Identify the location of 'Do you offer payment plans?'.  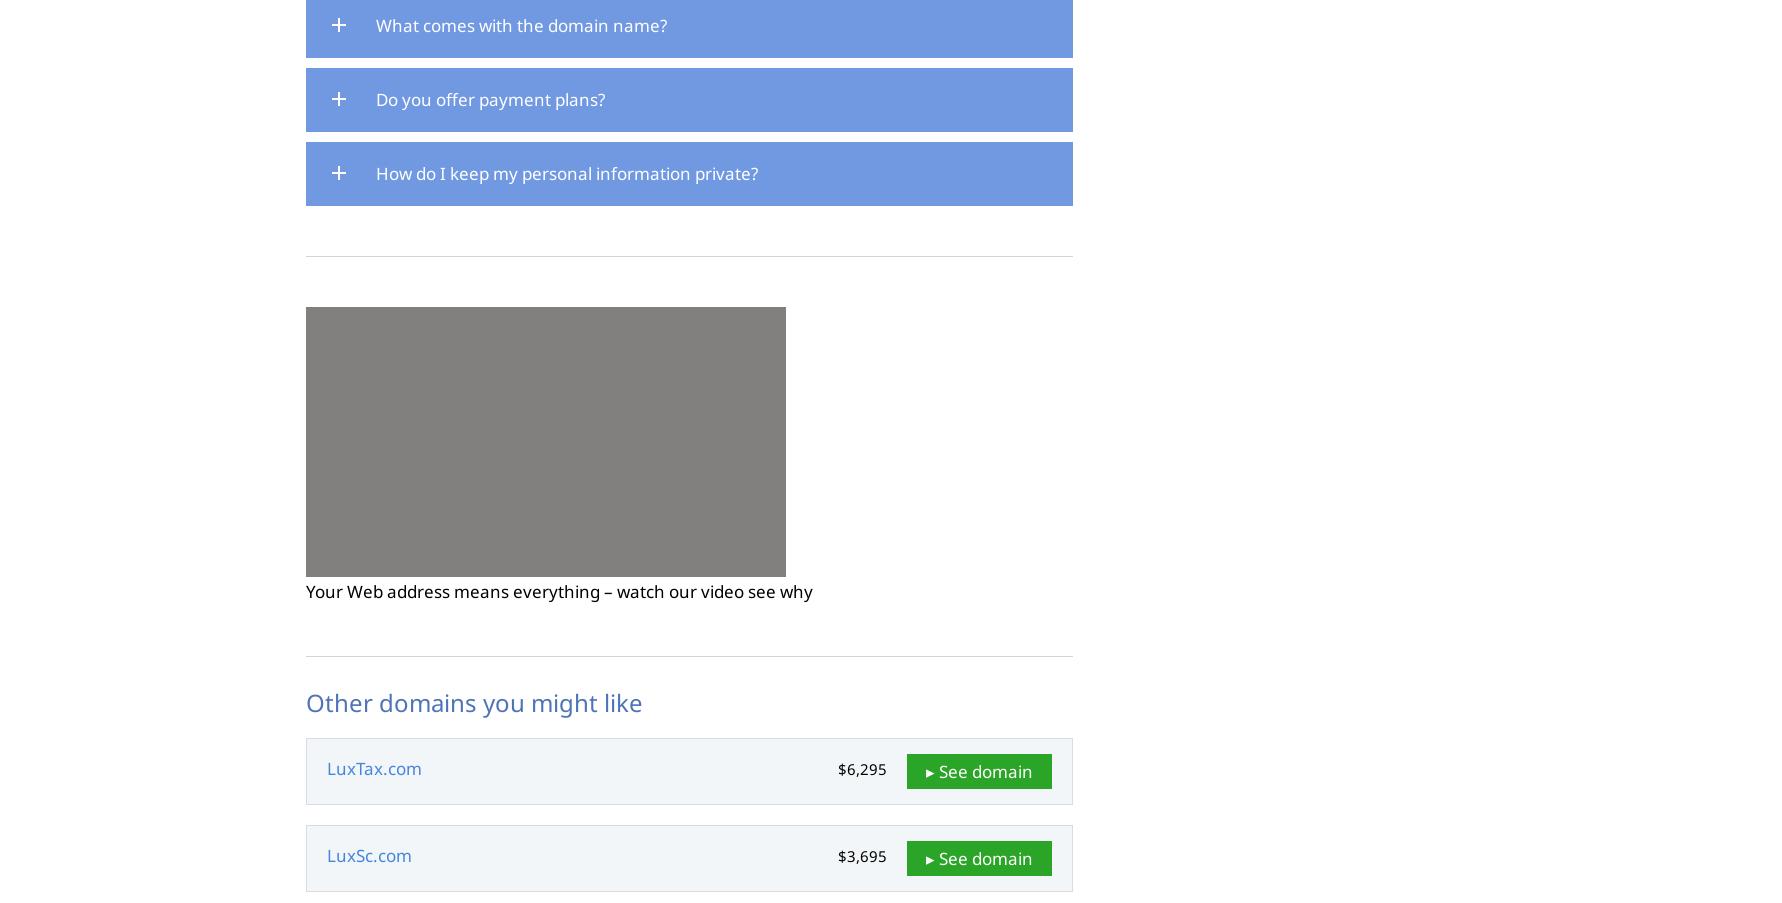
(489, 99).